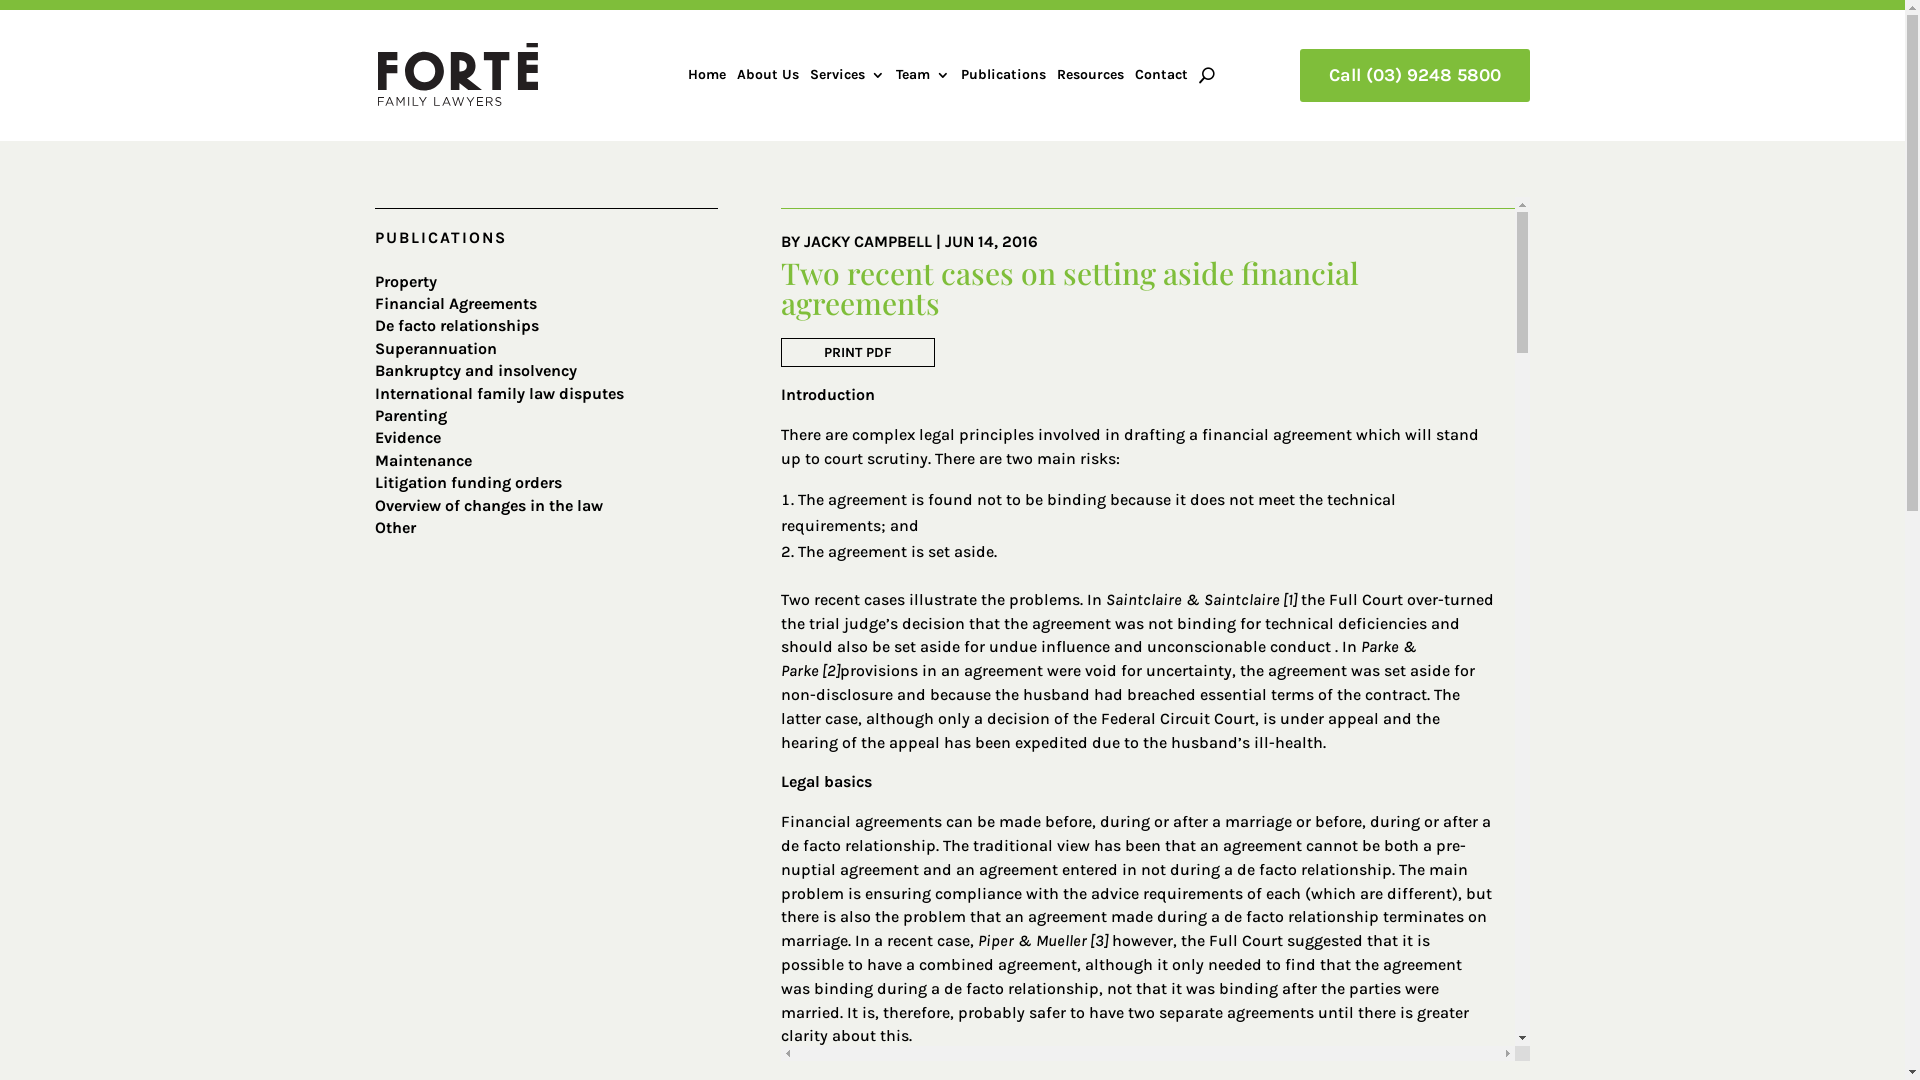 Image resolution: width=1920 pixels, height=1080 pixels. What do you see at coordinates (1003, 77) in the screenshot?
I see `'Publications'` at bounding box center [1003, 77].